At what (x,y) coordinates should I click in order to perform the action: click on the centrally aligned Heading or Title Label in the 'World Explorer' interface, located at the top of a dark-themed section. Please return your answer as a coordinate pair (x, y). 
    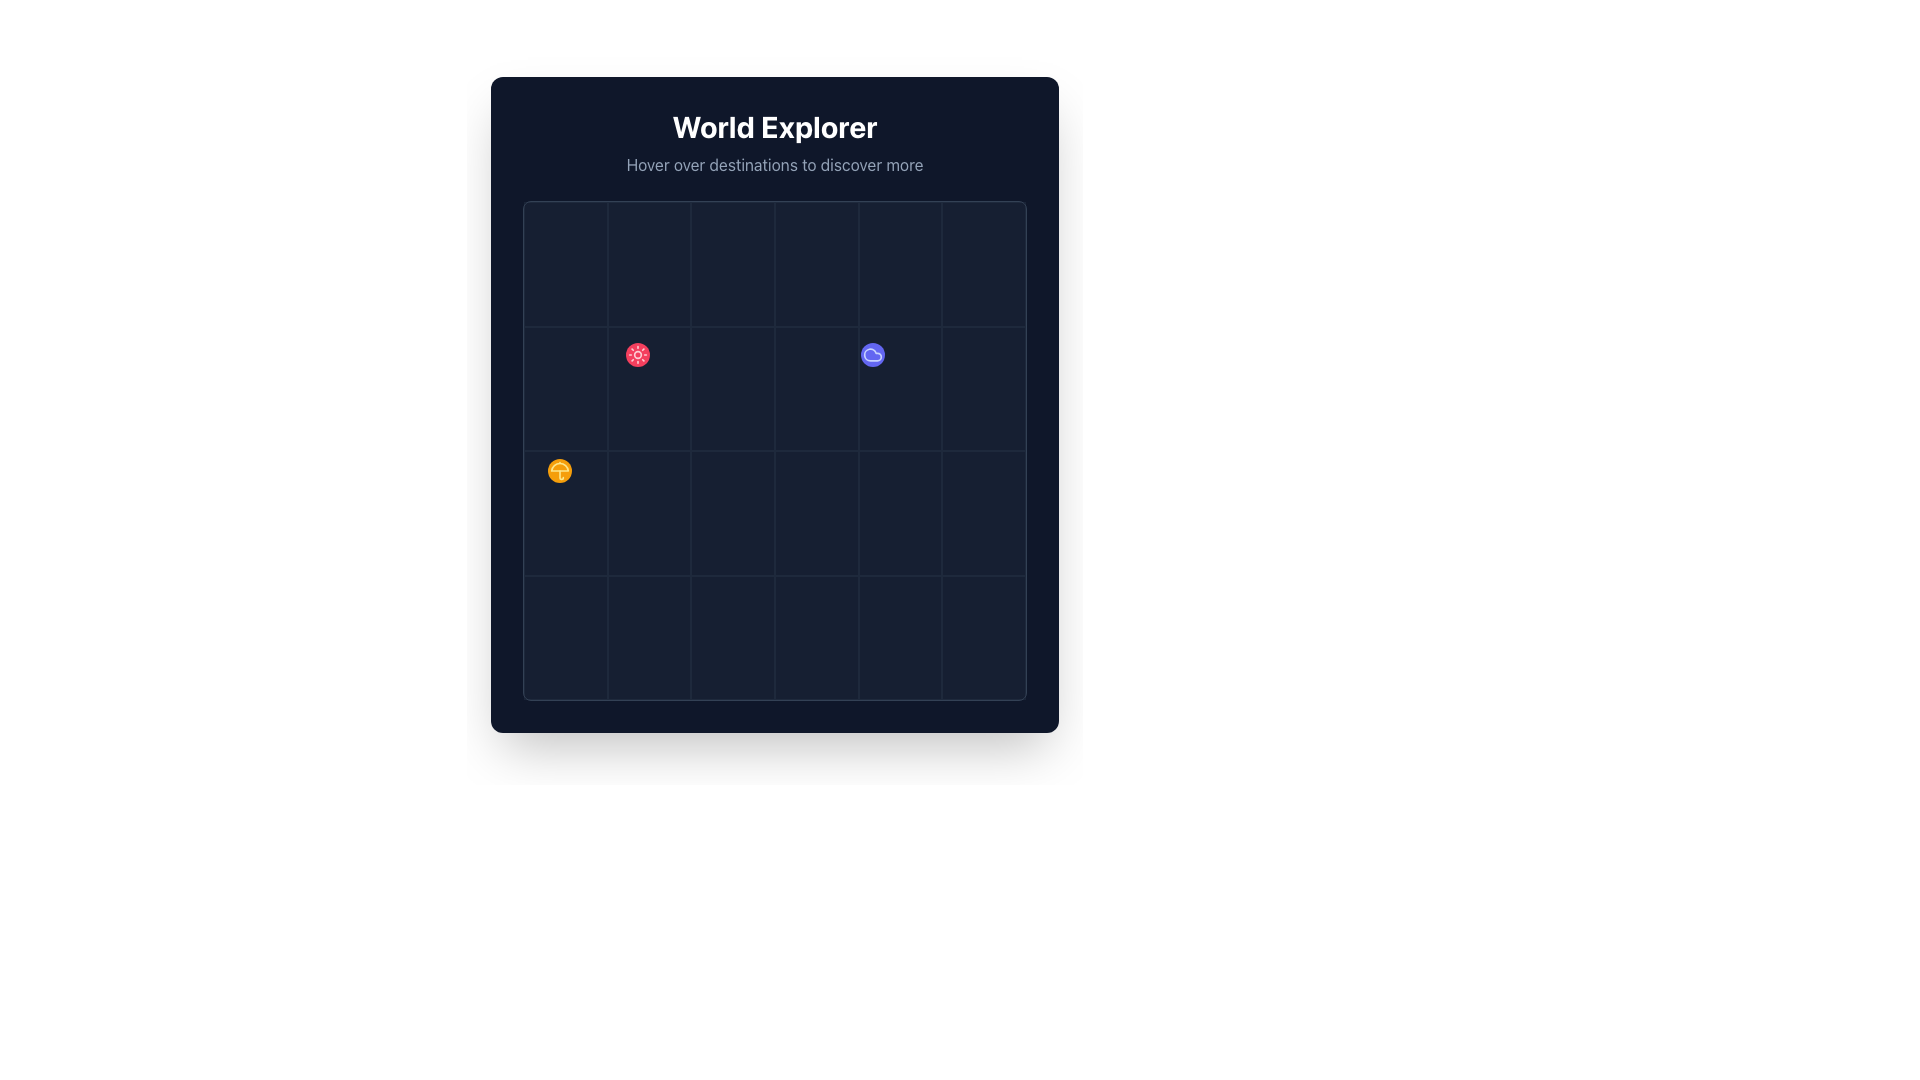
    Looking at the image, I should click on (773, 127).